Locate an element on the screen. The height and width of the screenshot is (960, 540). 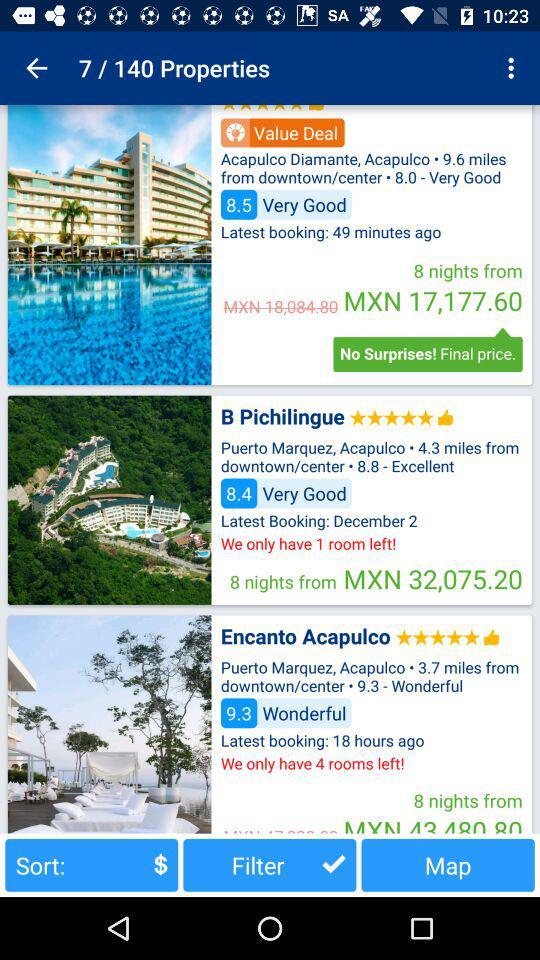
the map is located at coordinates (448, 864).